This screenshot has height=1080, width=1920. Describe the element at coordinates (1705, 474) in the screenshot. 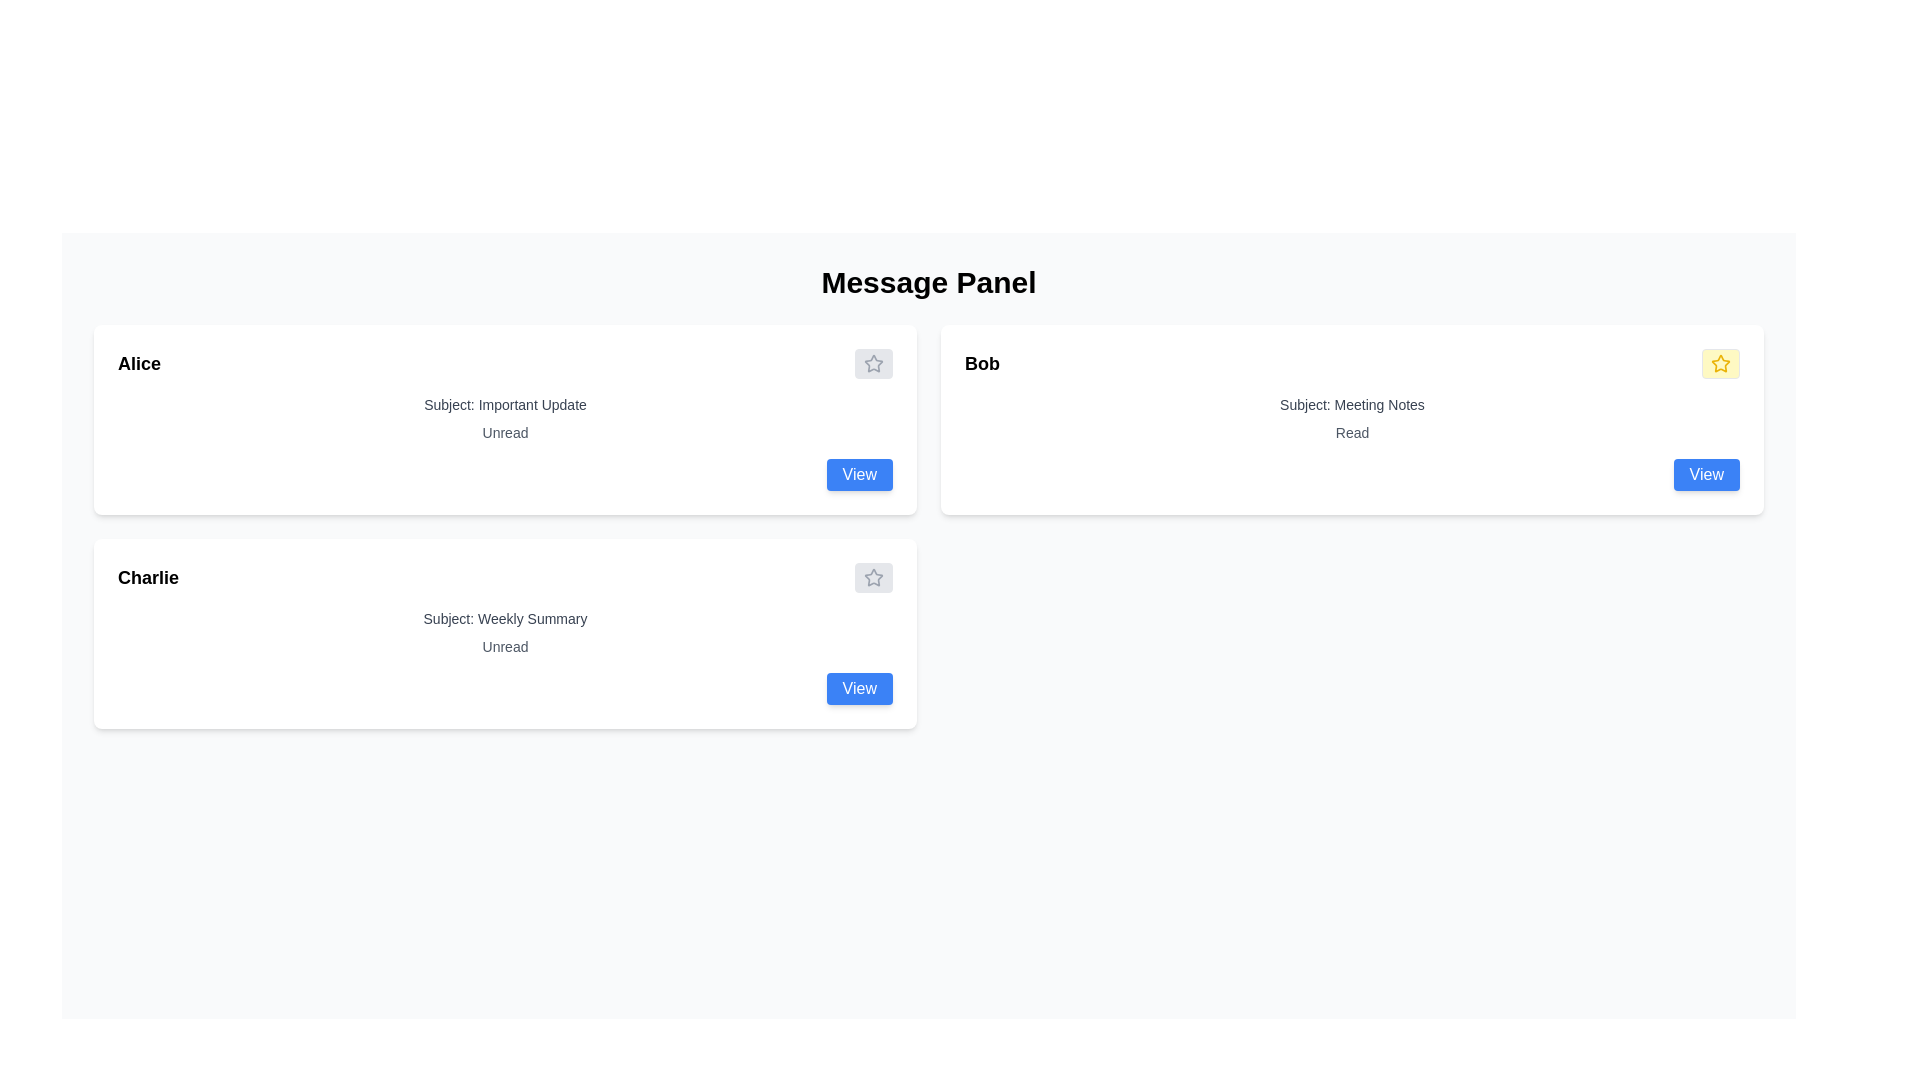

I see `the 'View' button located in the bottom-right corner of the card for 'Bob', which displays 'Meeting Notes' and the status 'Read', to observe any hover effect` at that location.